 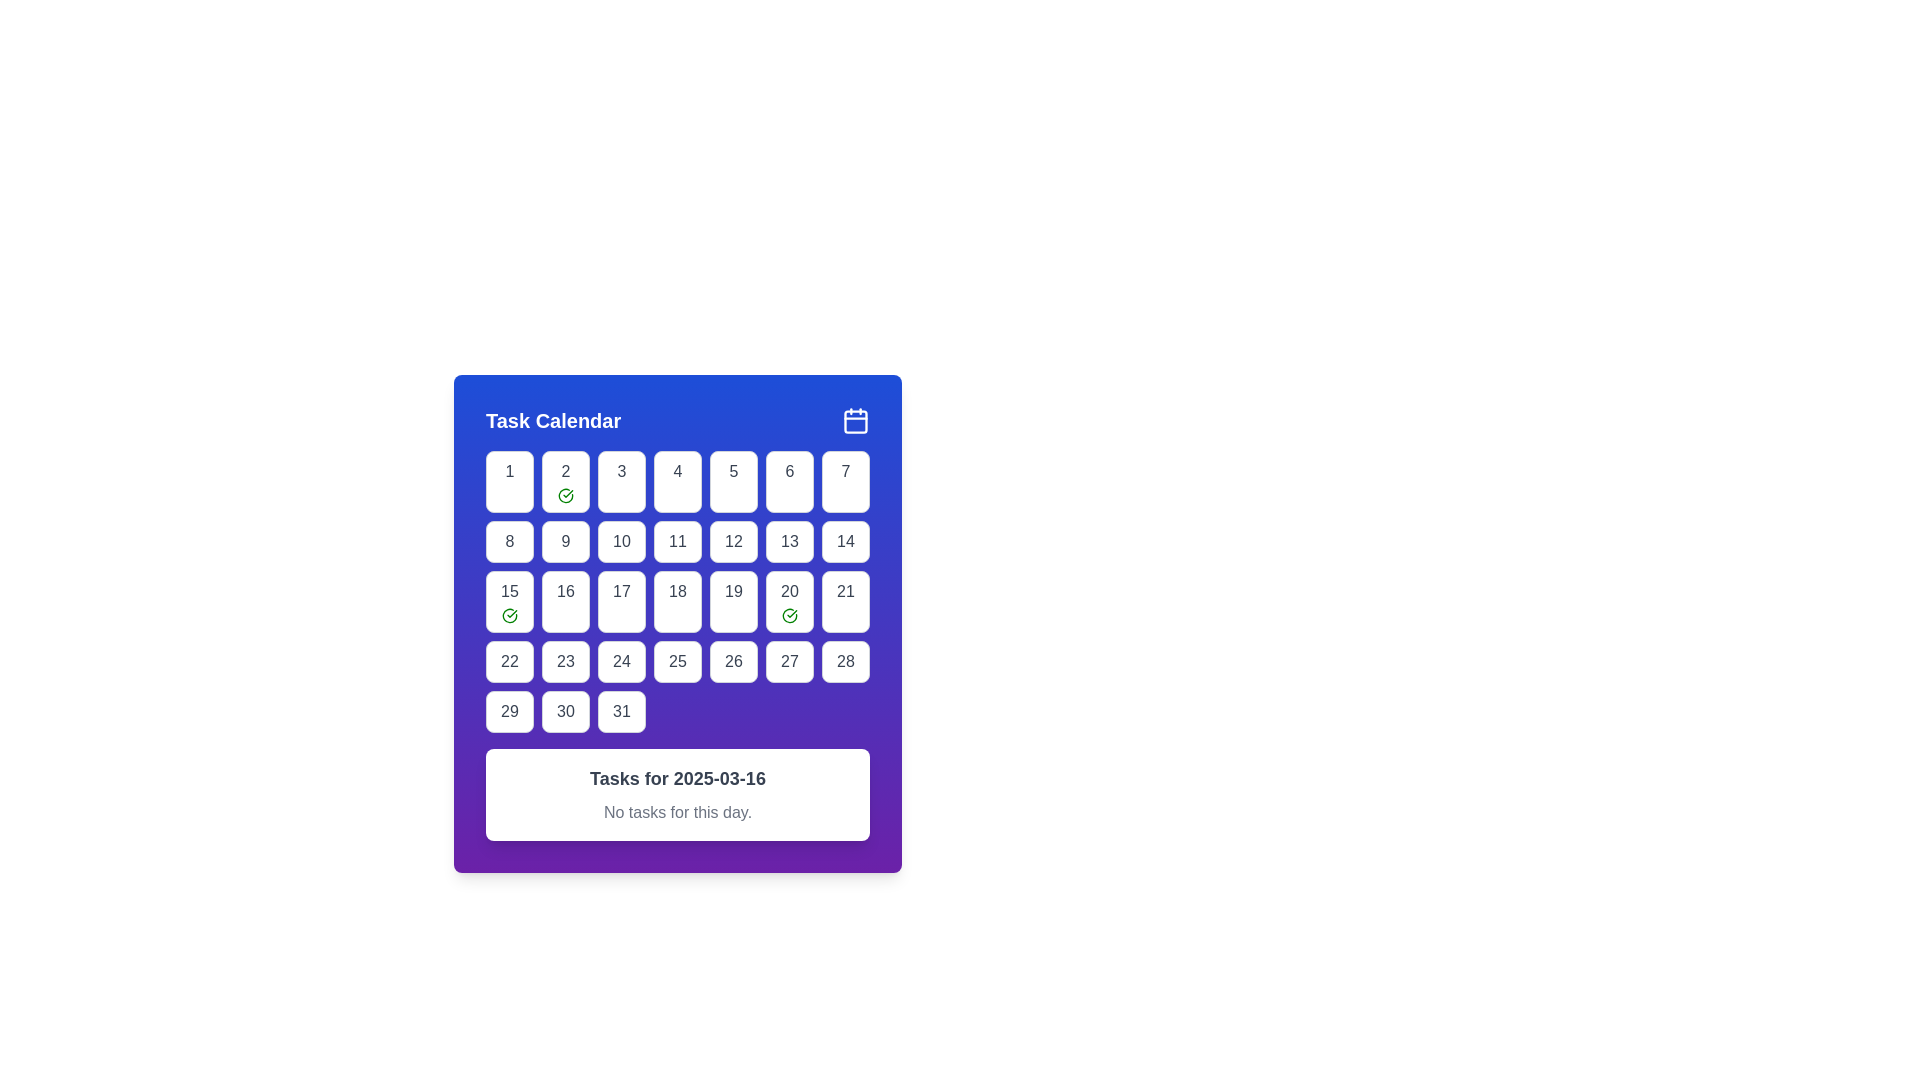 I want to click on static text label that displays 'No tasks for this day.' which is styled in light gray color and located below the heading 'Tasks for 2025-03-16' within the task calendar section, so click(x=677, y=813).